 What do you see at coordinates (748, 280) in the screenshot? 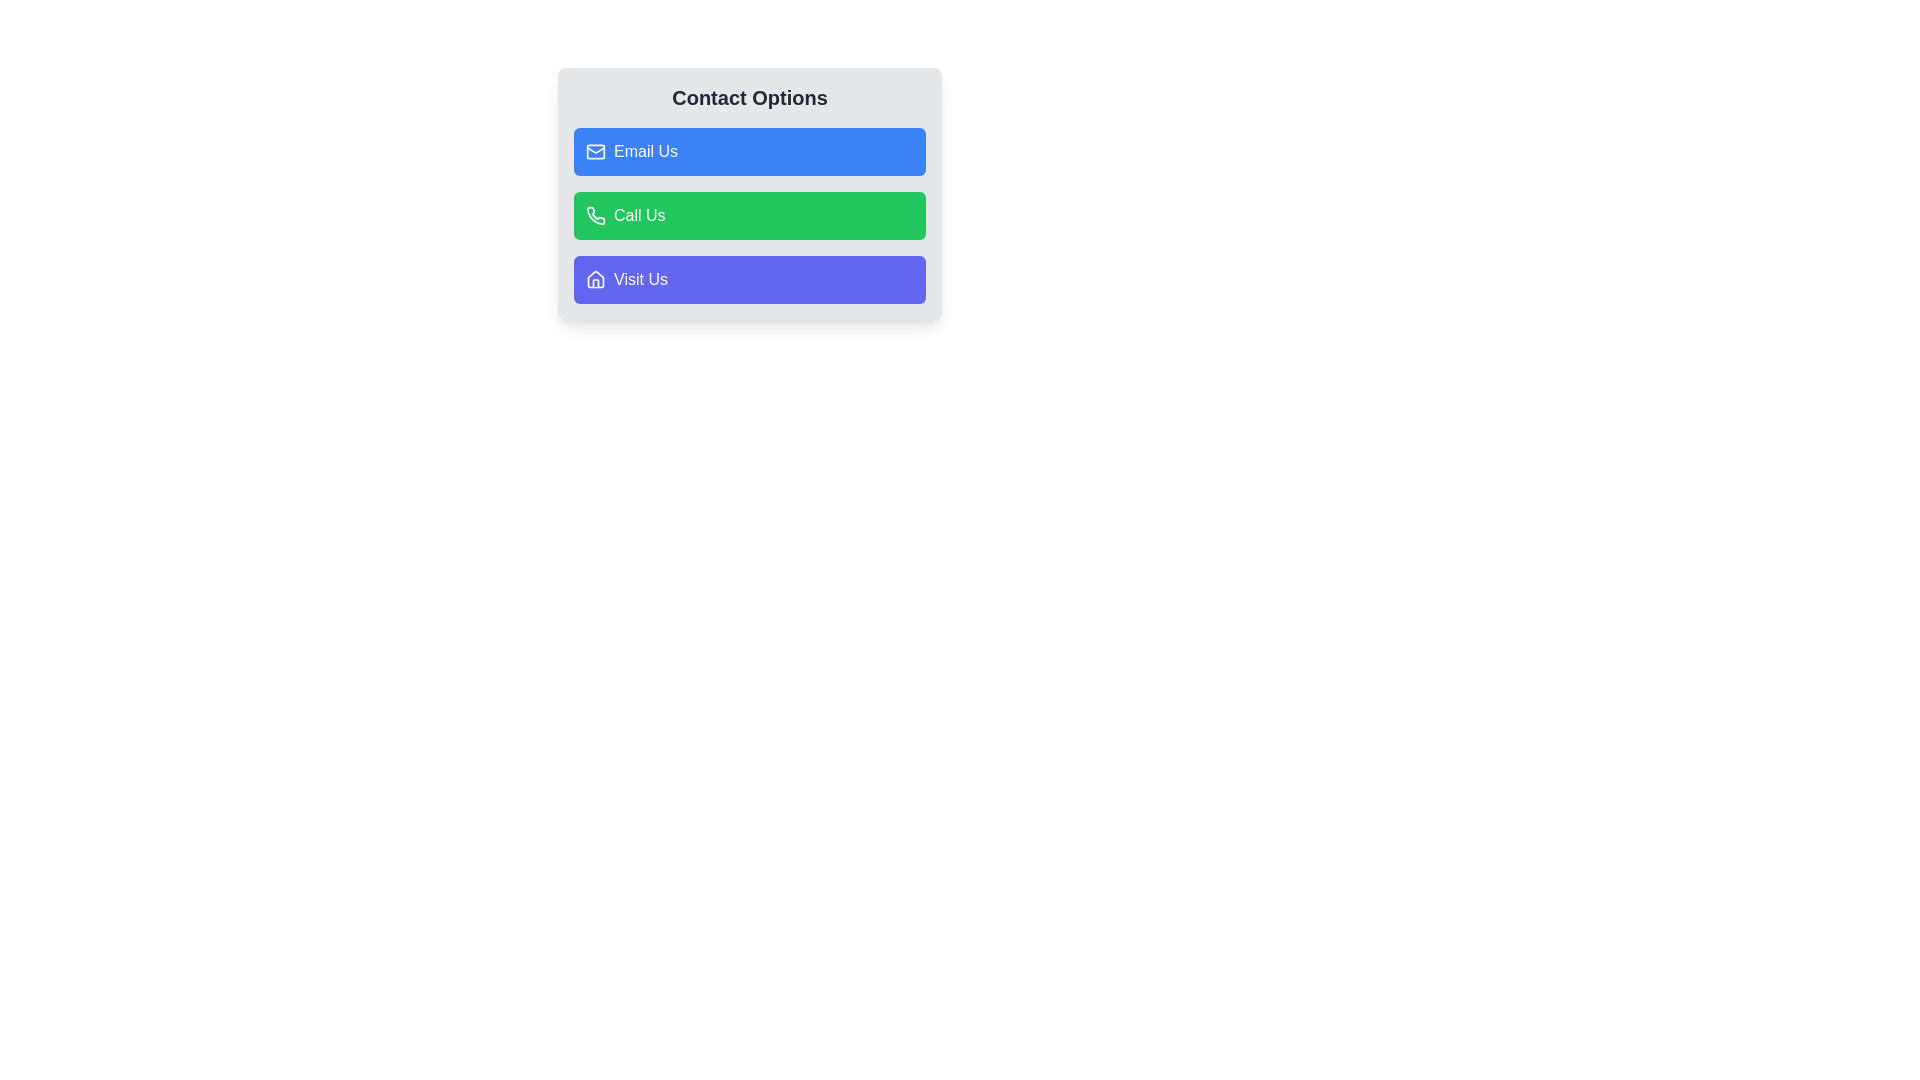
I see `the 'Visit Us' button, which is the last button in the 'Contact Options' section, to change its background color` at bounding box center [748, 280].